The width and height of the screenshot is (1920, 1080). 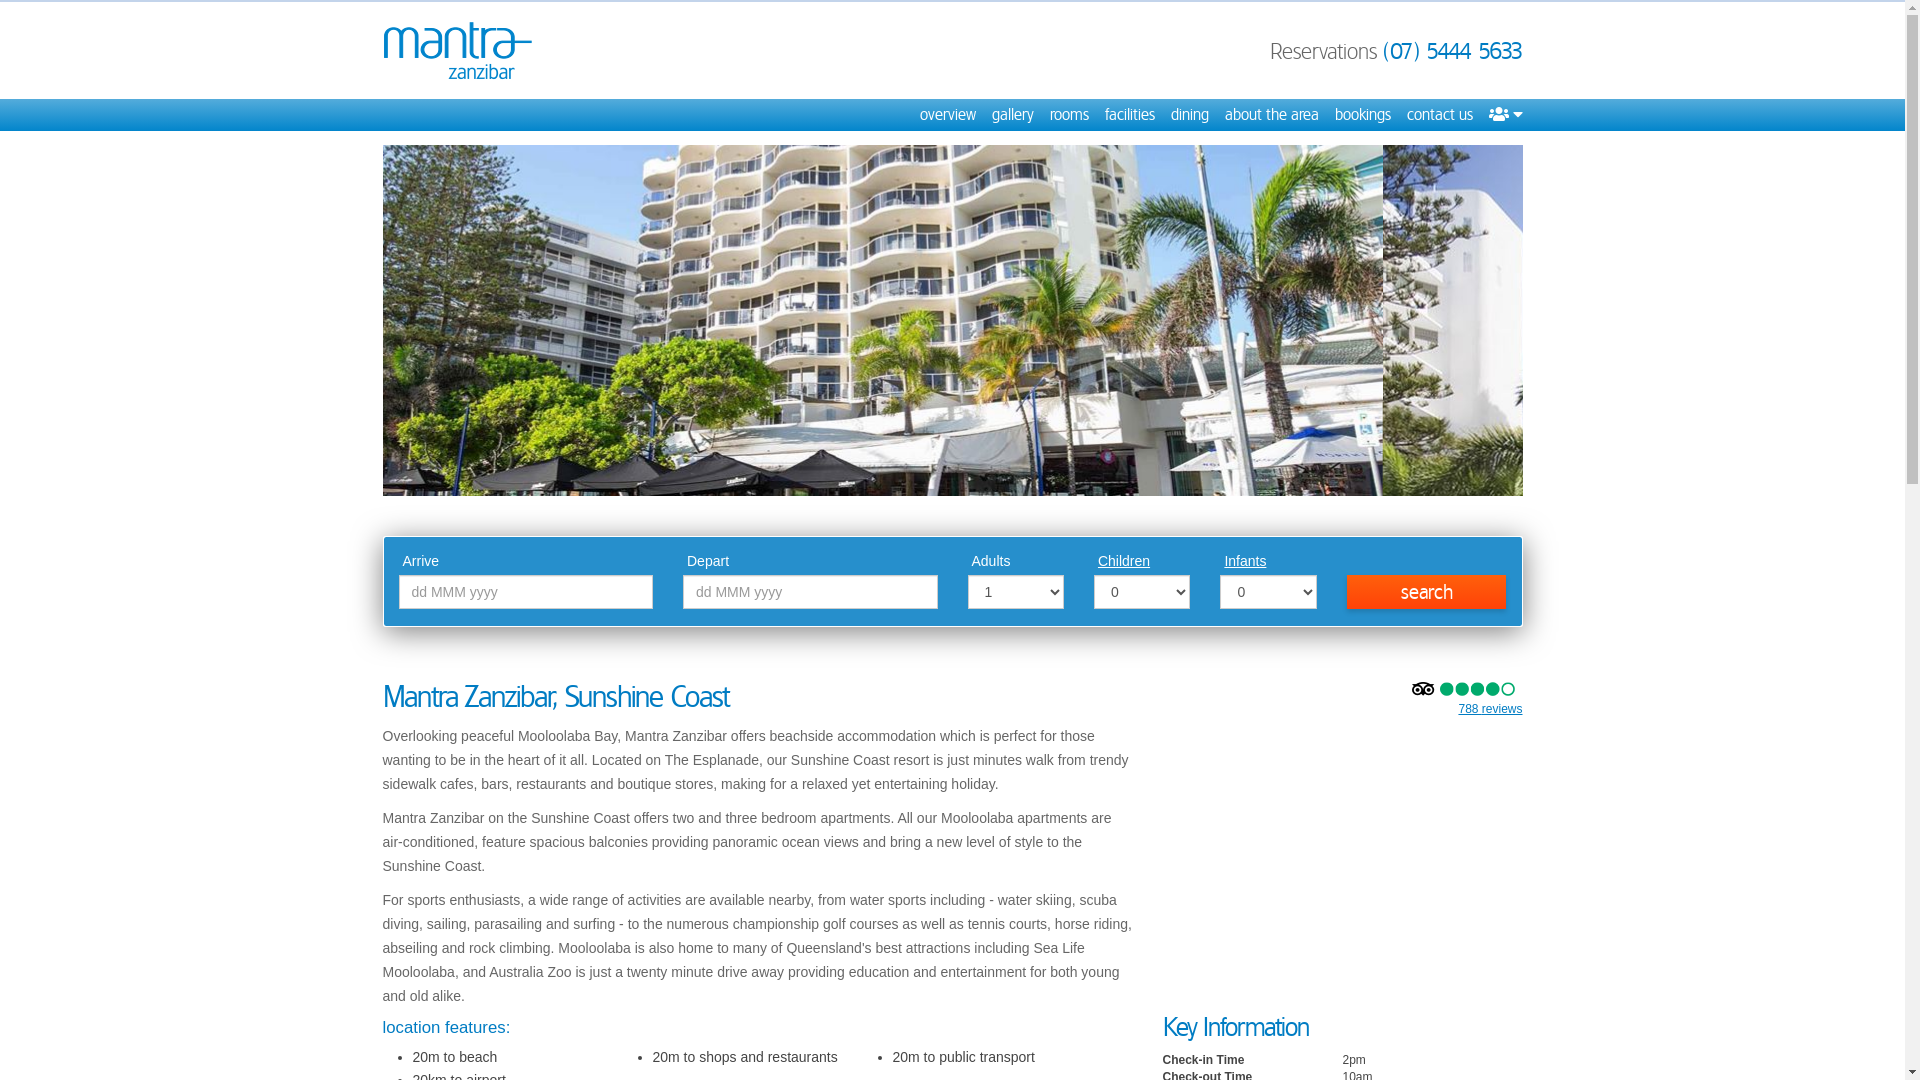 What do you see at coordinates (1361, 115) in the screenshot?
I see `'bookings'` at bounding box center [1361, 115].